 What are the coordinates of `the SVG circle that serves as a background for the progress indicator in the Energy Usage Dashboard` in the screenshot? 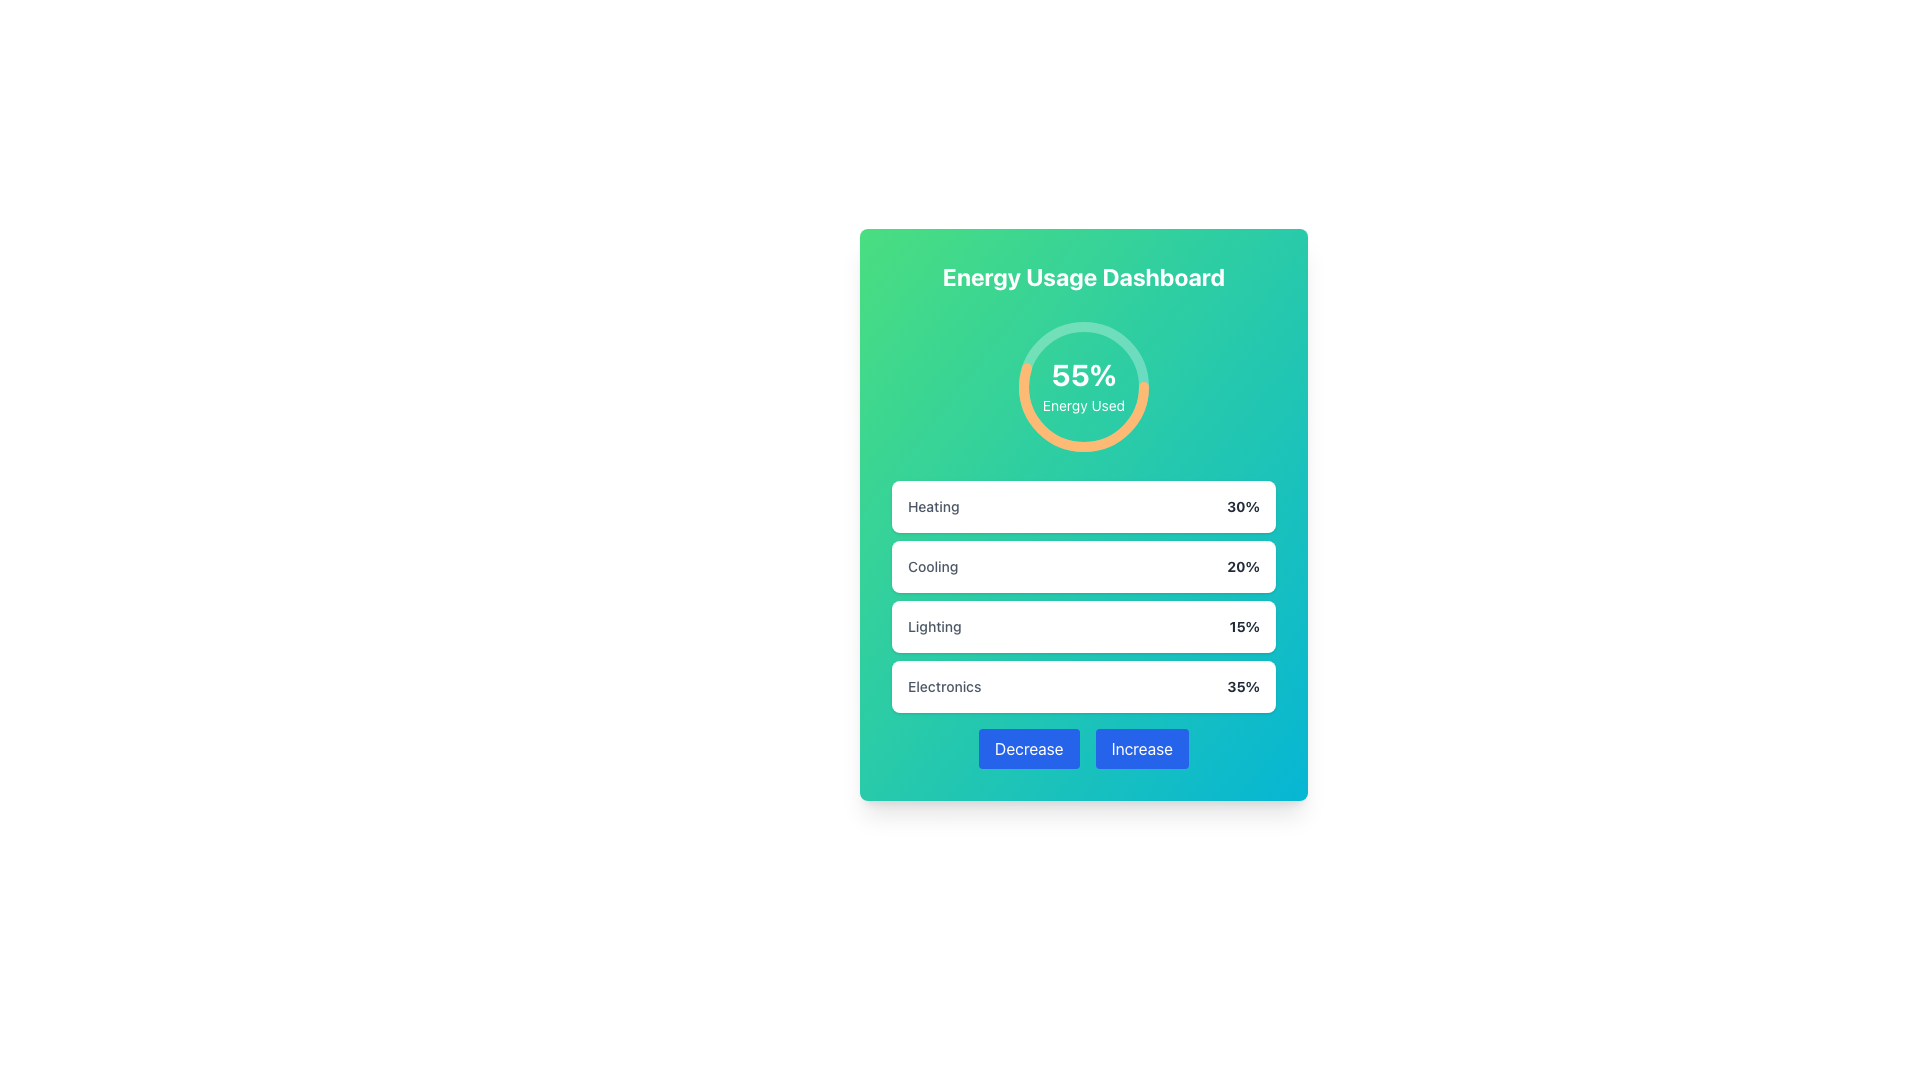 It's located at (1083, 386).